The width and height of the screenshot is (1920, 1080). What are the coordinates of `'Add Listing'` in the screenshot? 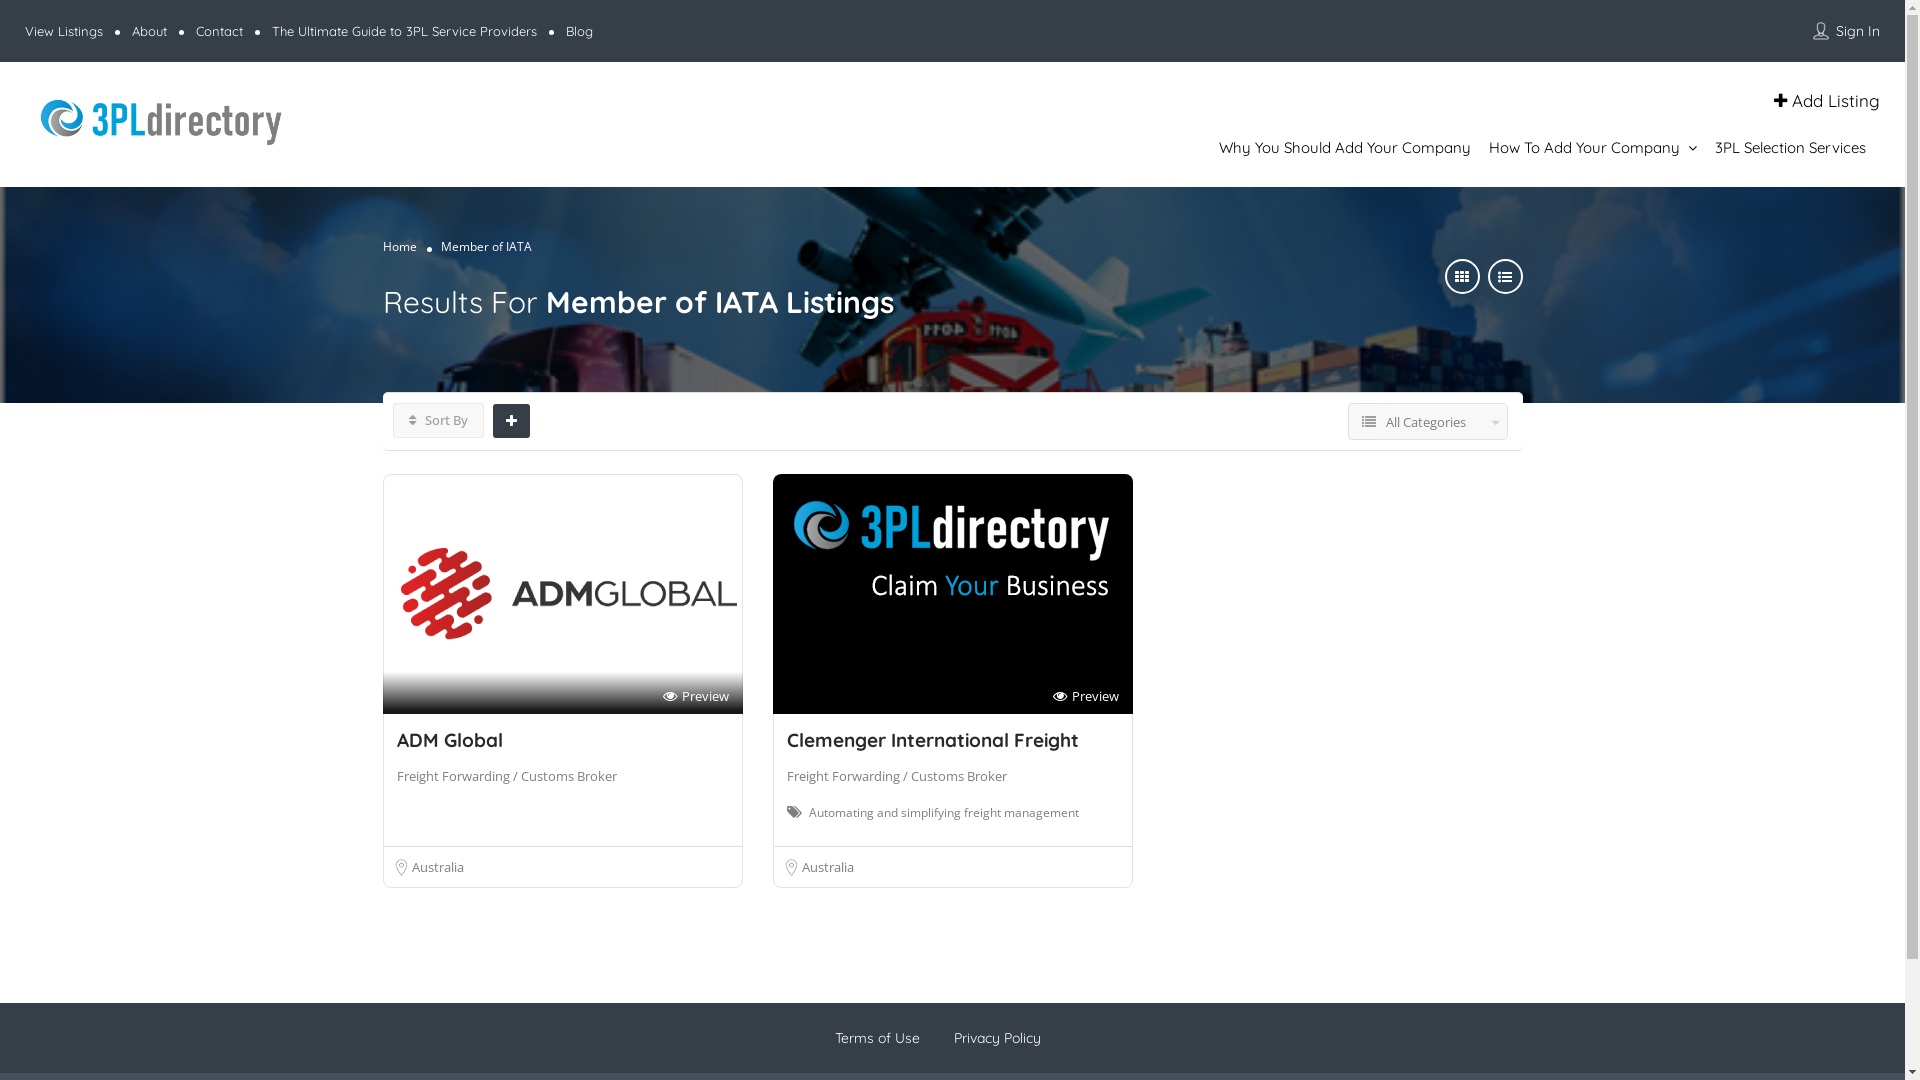 It's located at (1827, 100).